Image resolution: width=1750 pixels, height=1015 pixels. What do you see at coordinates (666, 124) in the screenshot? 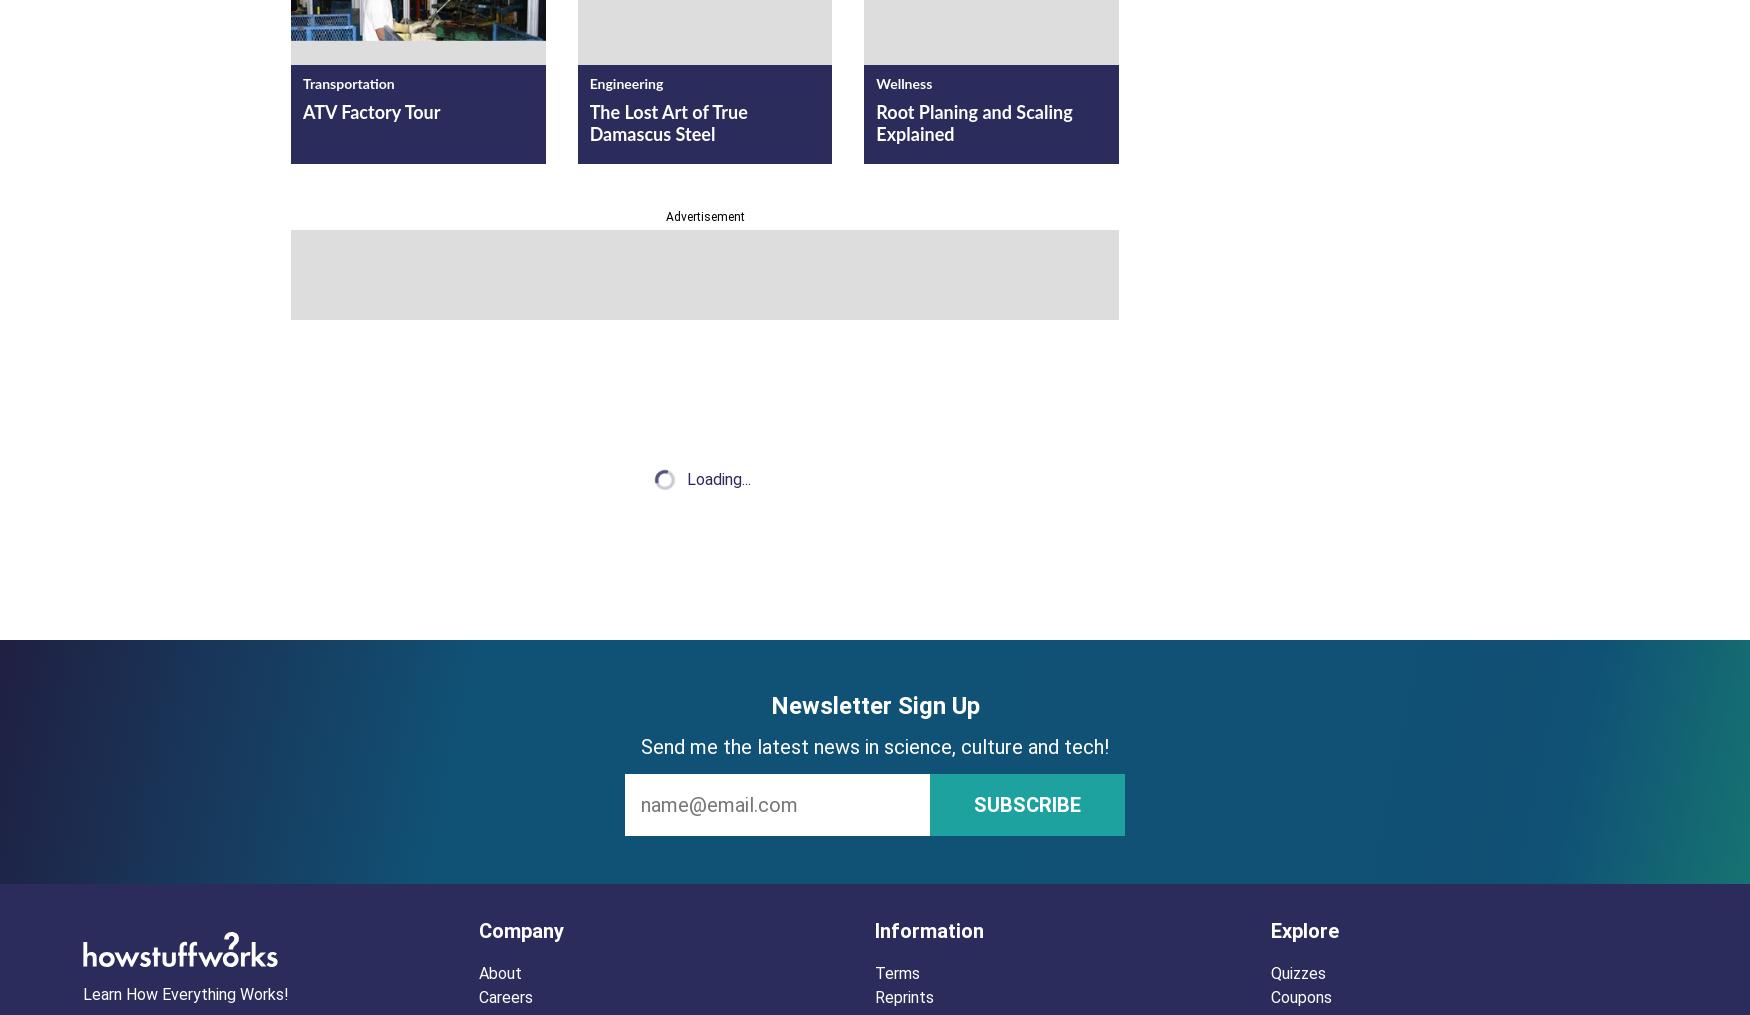
I see `'The Lost Art of True Damascus Steel'` at bounding box center [666, 124].